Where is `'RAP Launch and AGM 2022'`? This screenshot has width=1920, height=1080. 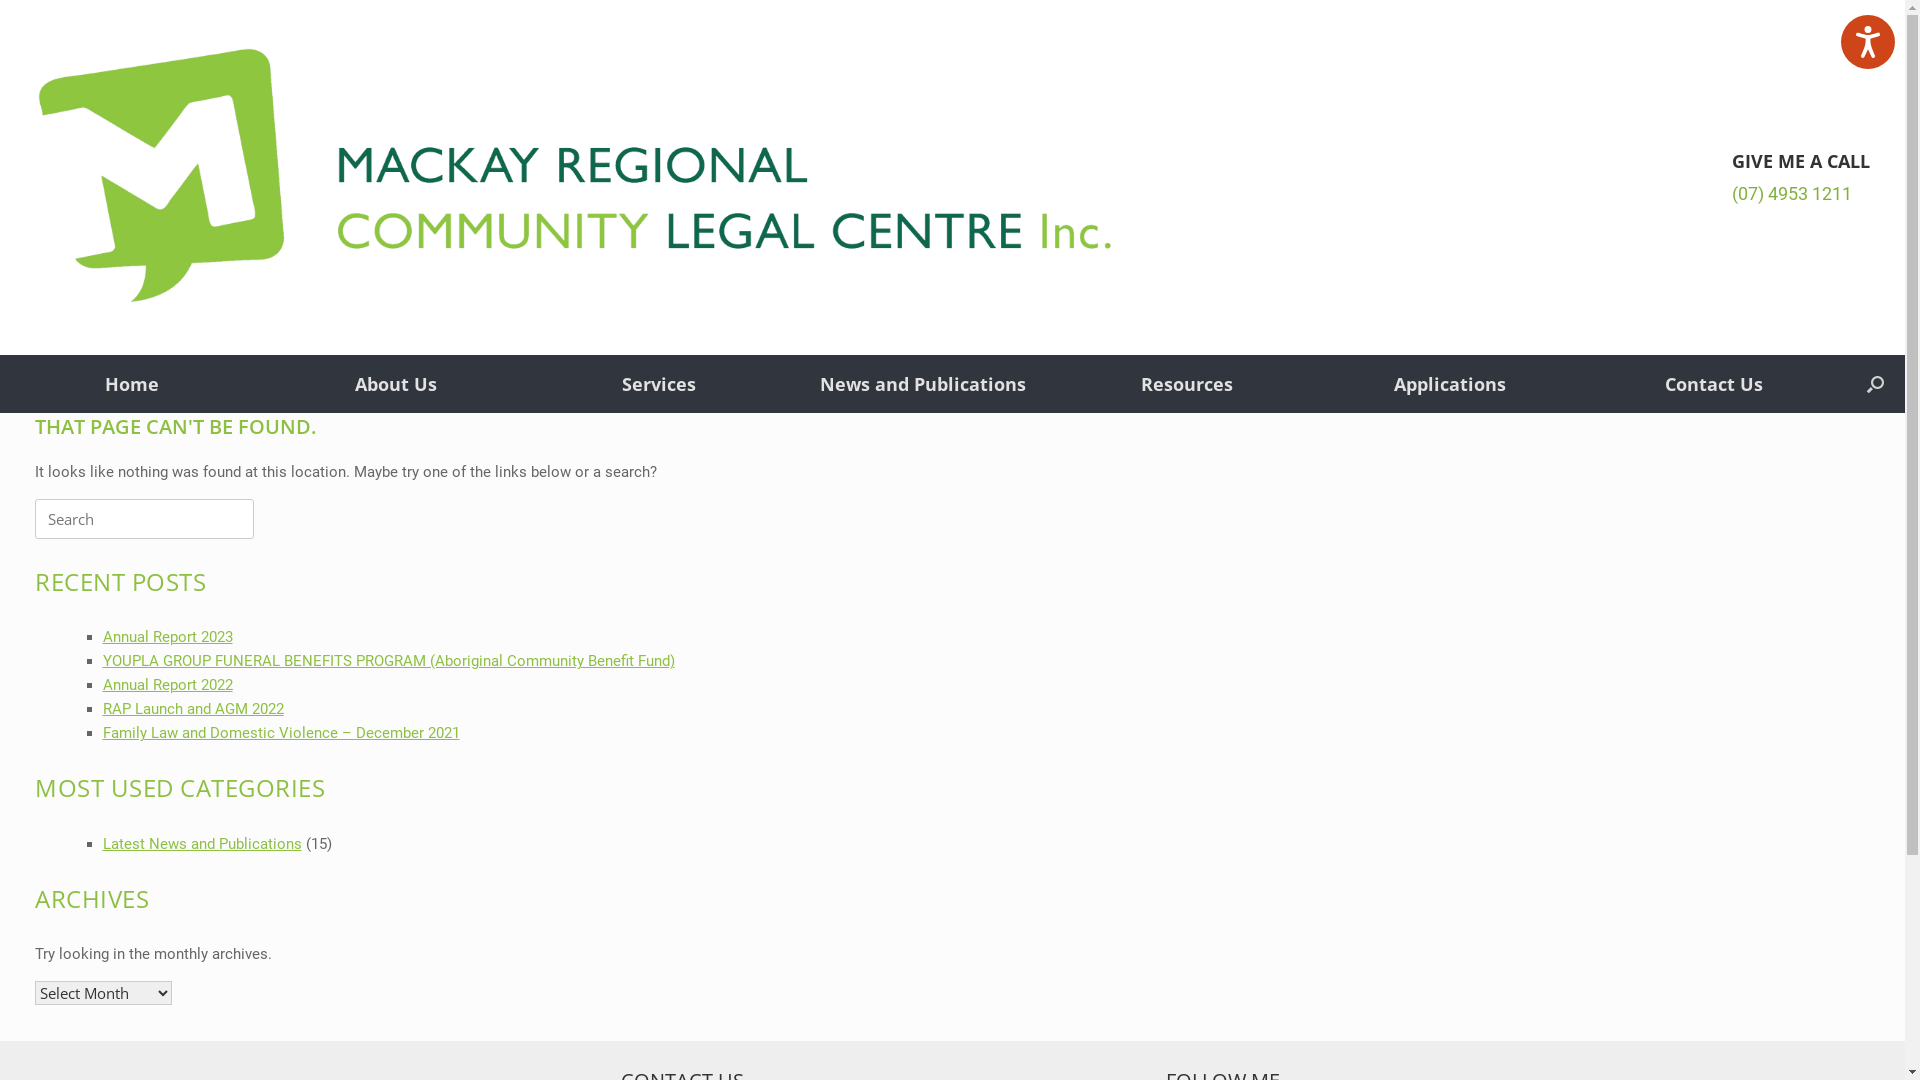 'RAP Launch and AGM 2022' is located at coordinates (192, 708).